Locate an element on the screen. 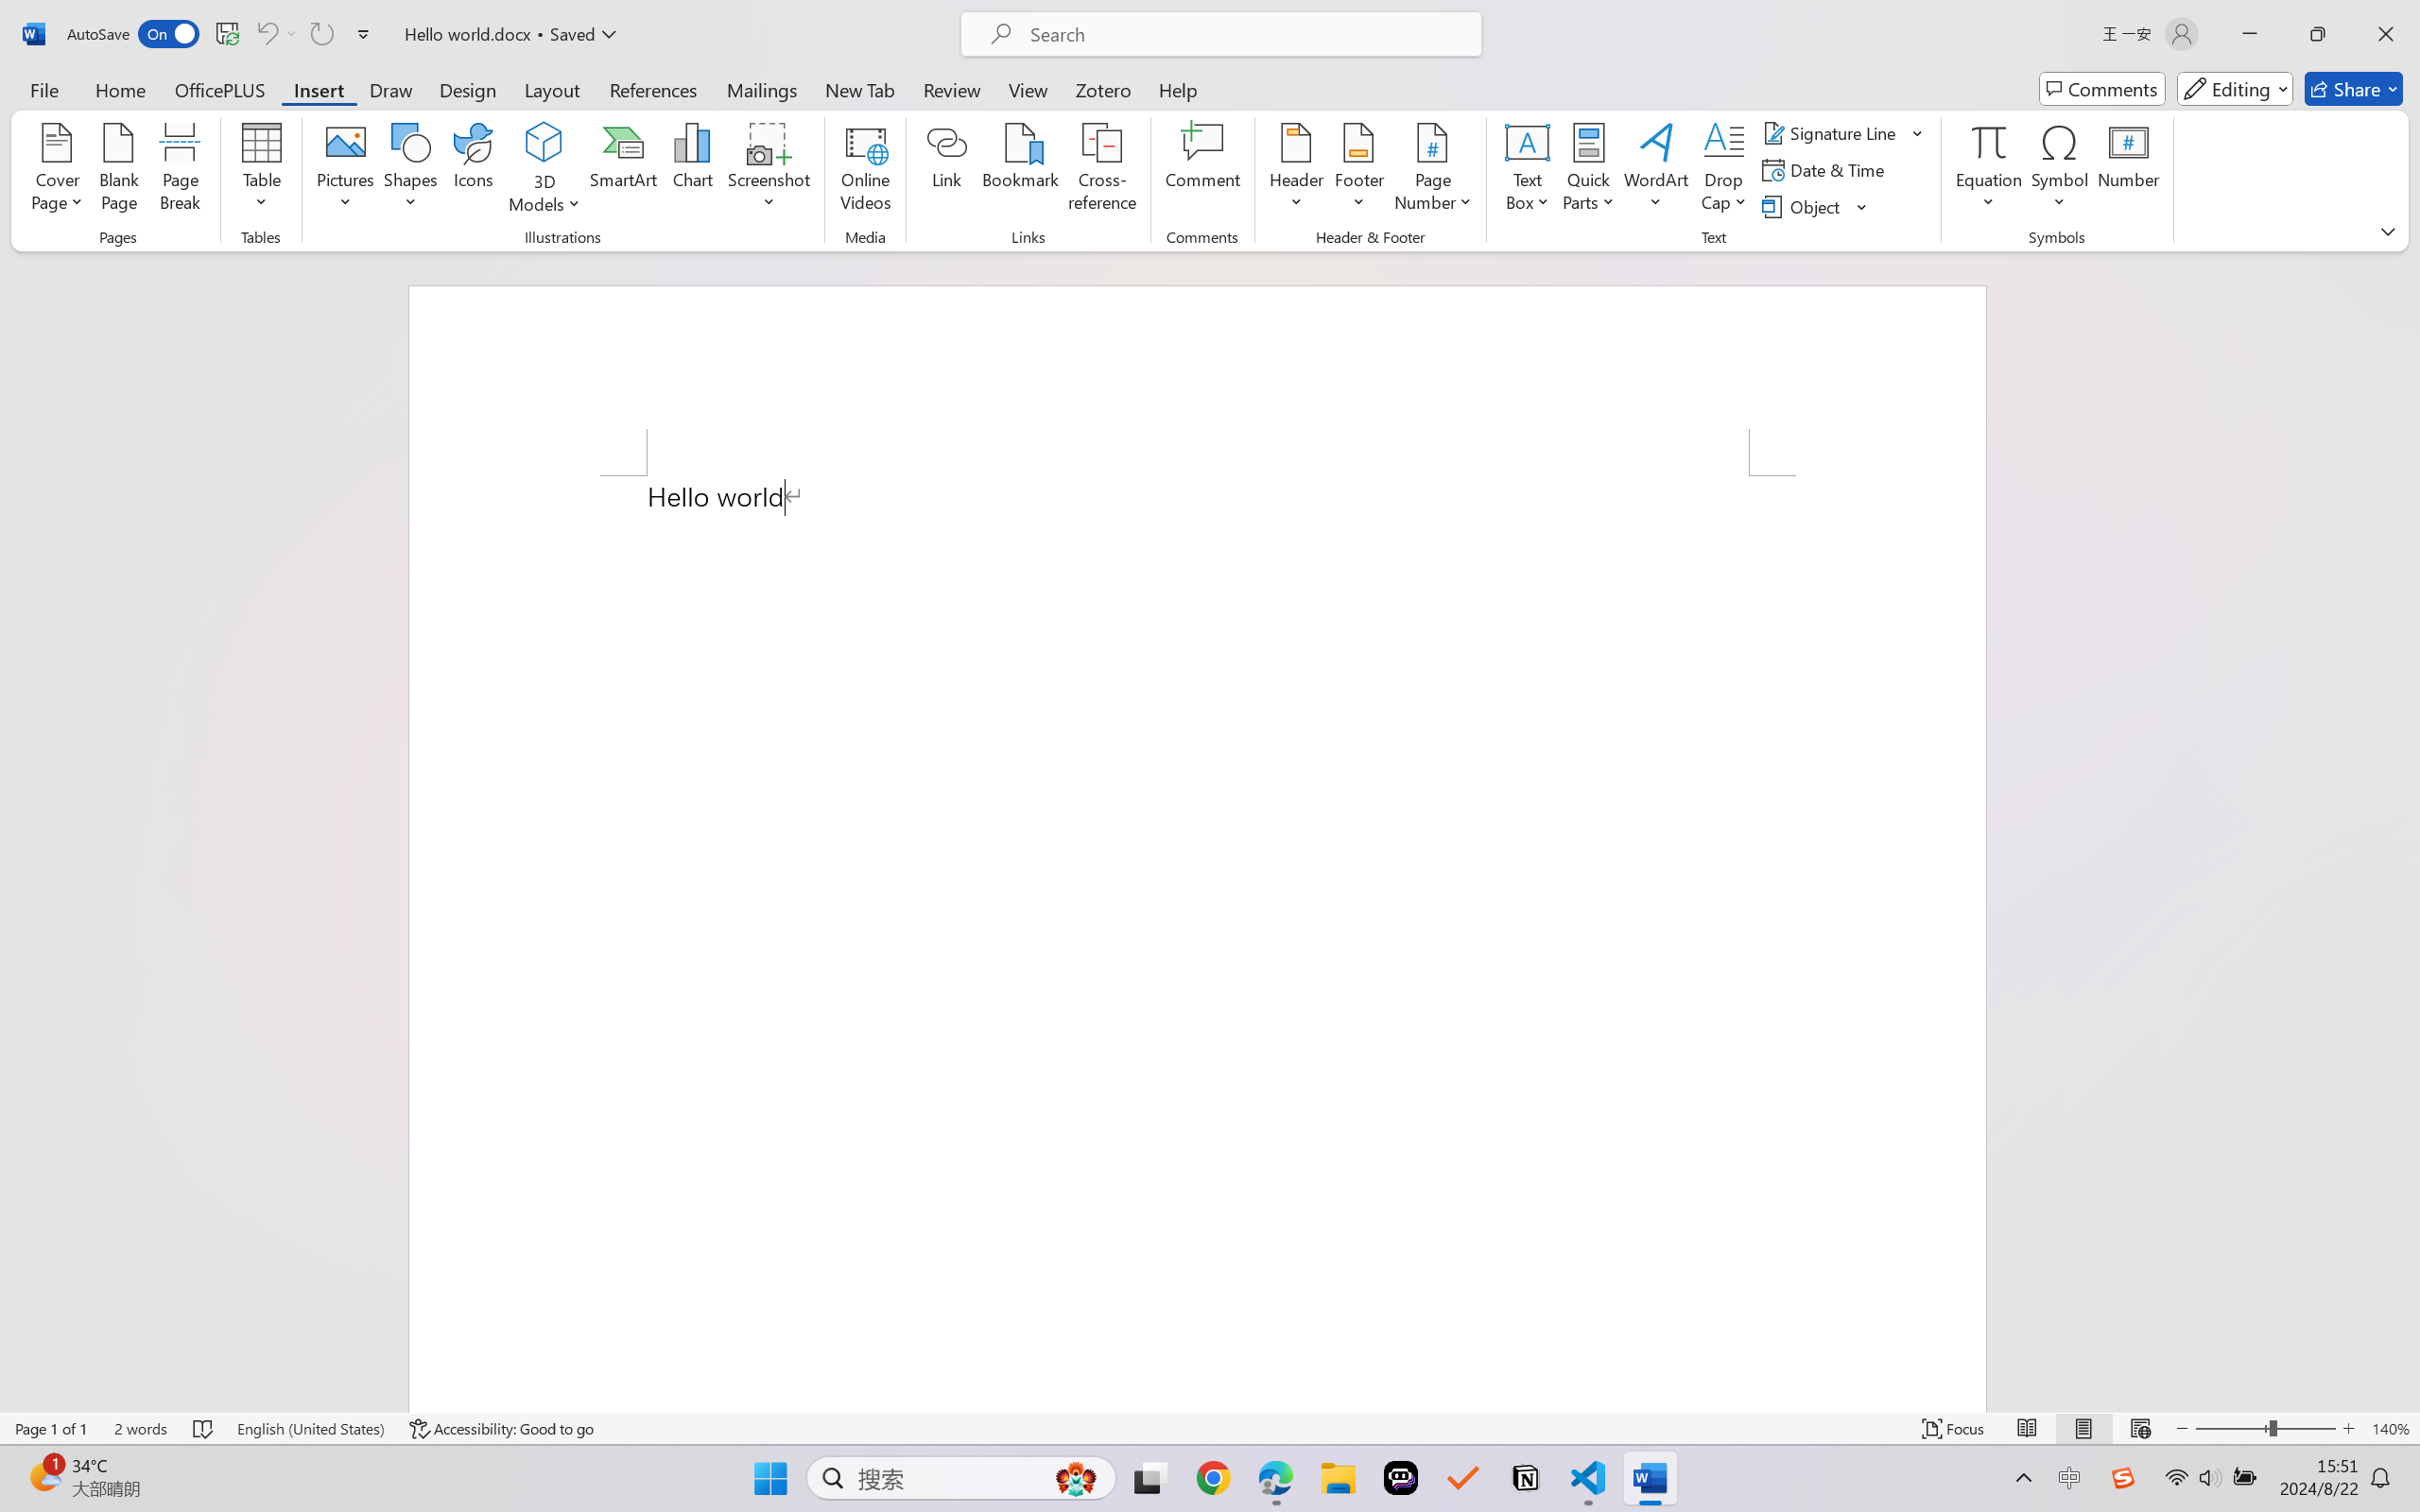 The height and width of the screenshot is (1512, 2420). 'Text Box' is located at coordinates (1527, 170).